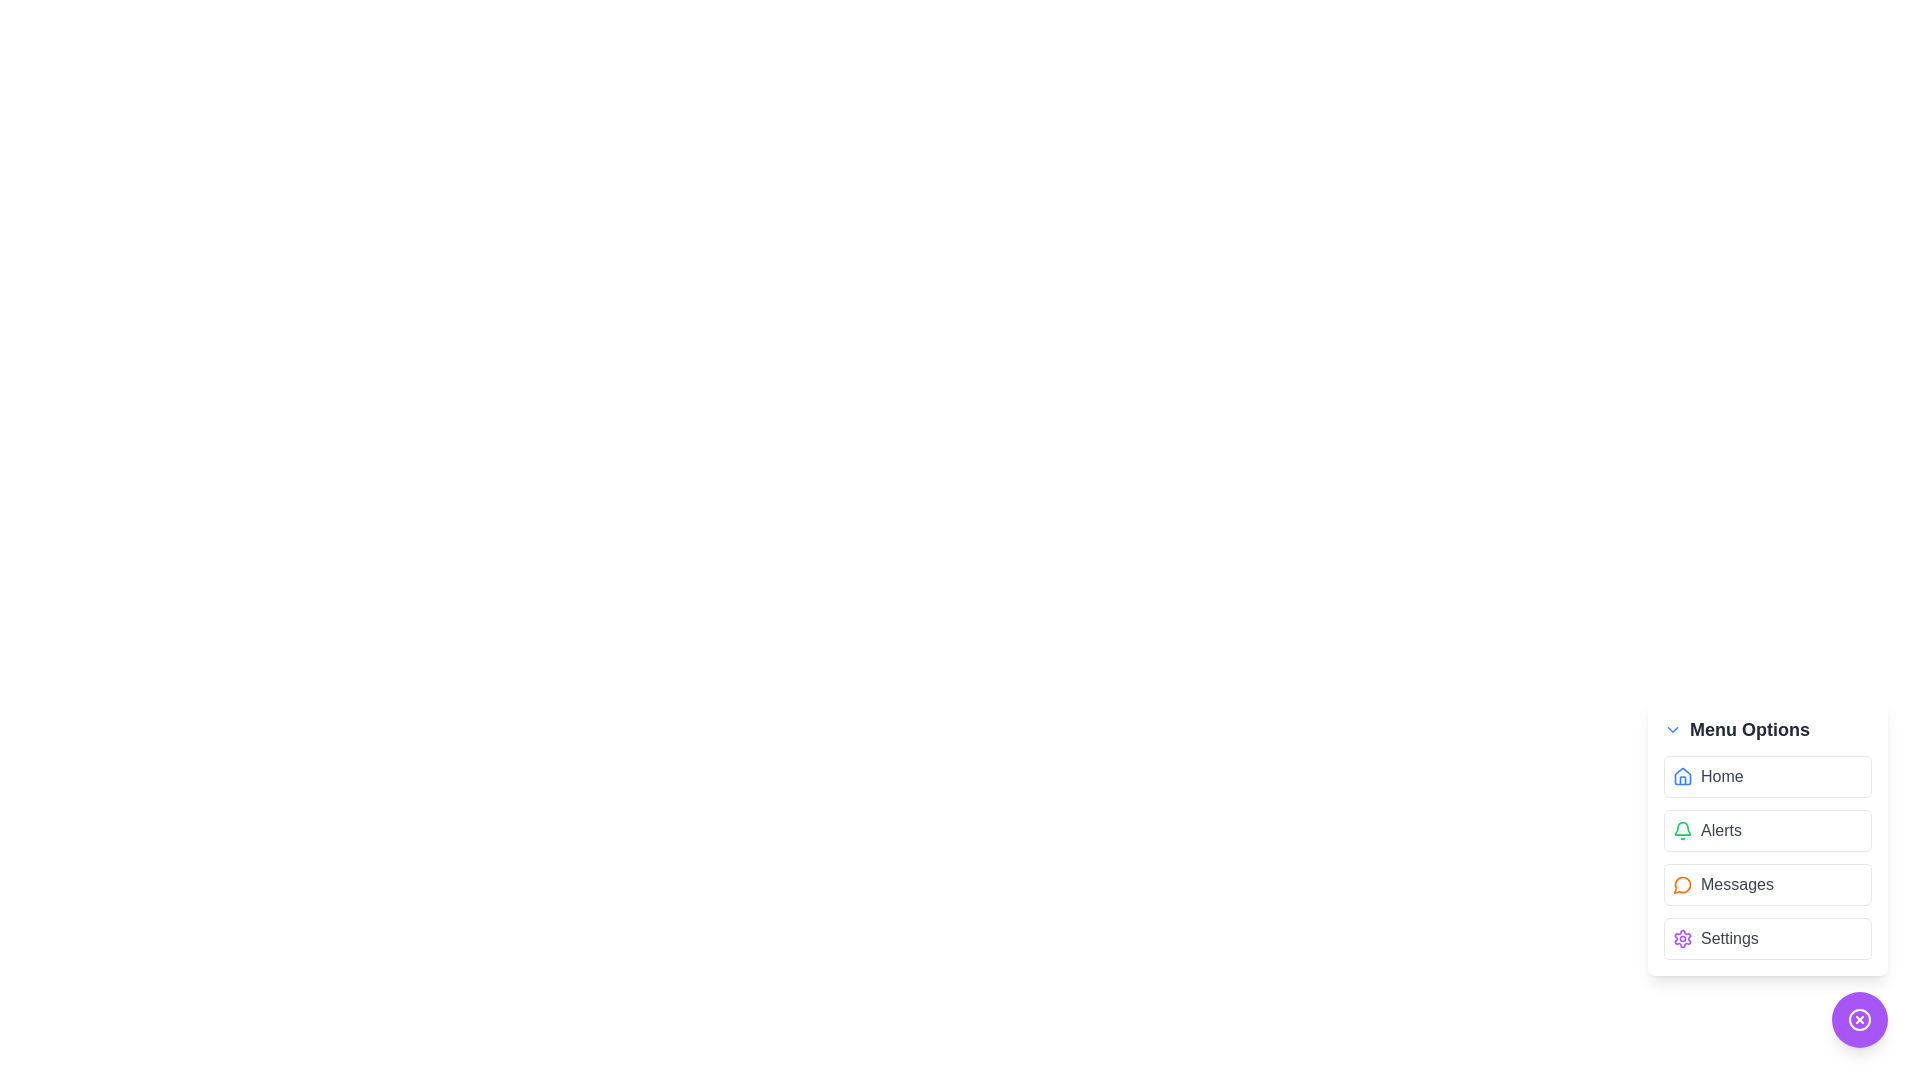 This screenshot has width=1920, height=1080. Describe the element at coordinates (1767, 873) in the screenshot. I see `the 'Messages' item within the Interactive menu button located at the bottom-right corner of the interface for navigation` at that location.